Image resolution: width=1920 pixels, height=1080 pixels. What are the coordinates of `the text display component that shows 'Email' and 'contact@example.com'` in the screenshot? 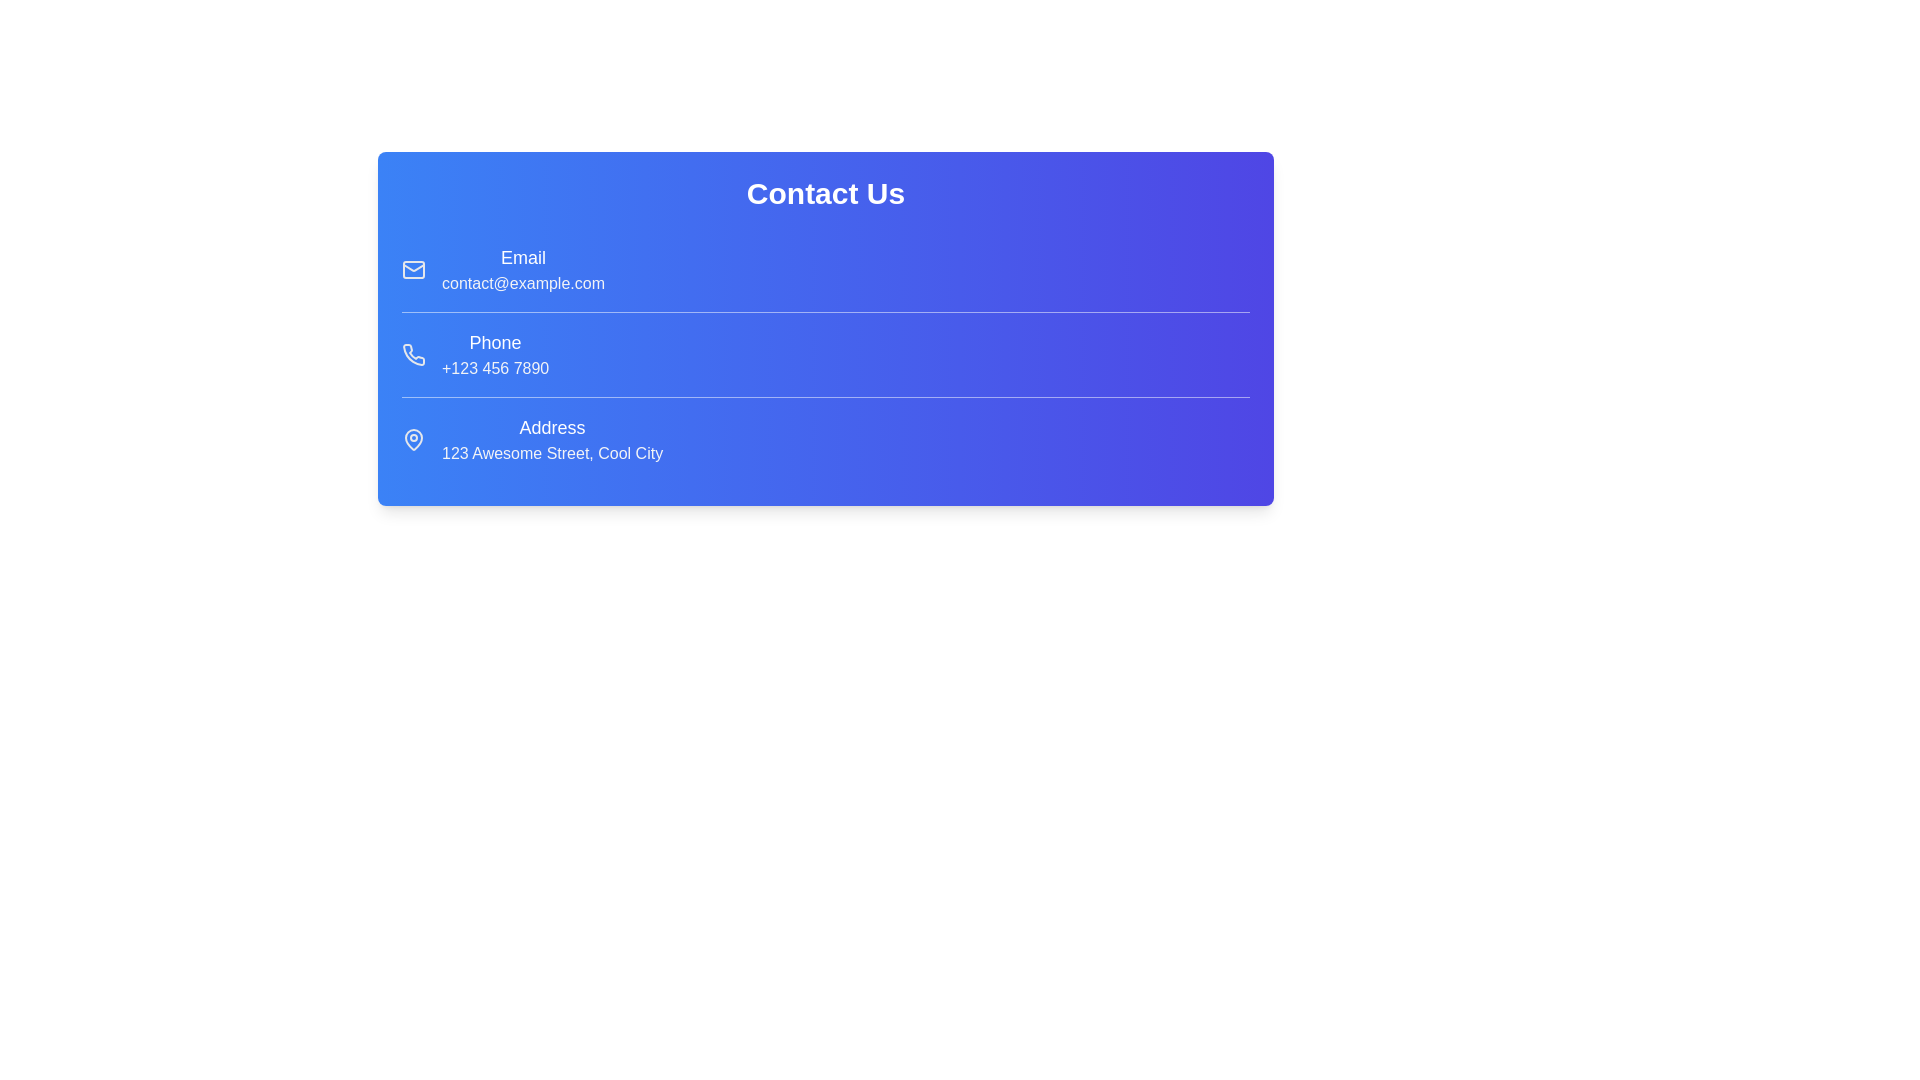 It's located at (523, 270).